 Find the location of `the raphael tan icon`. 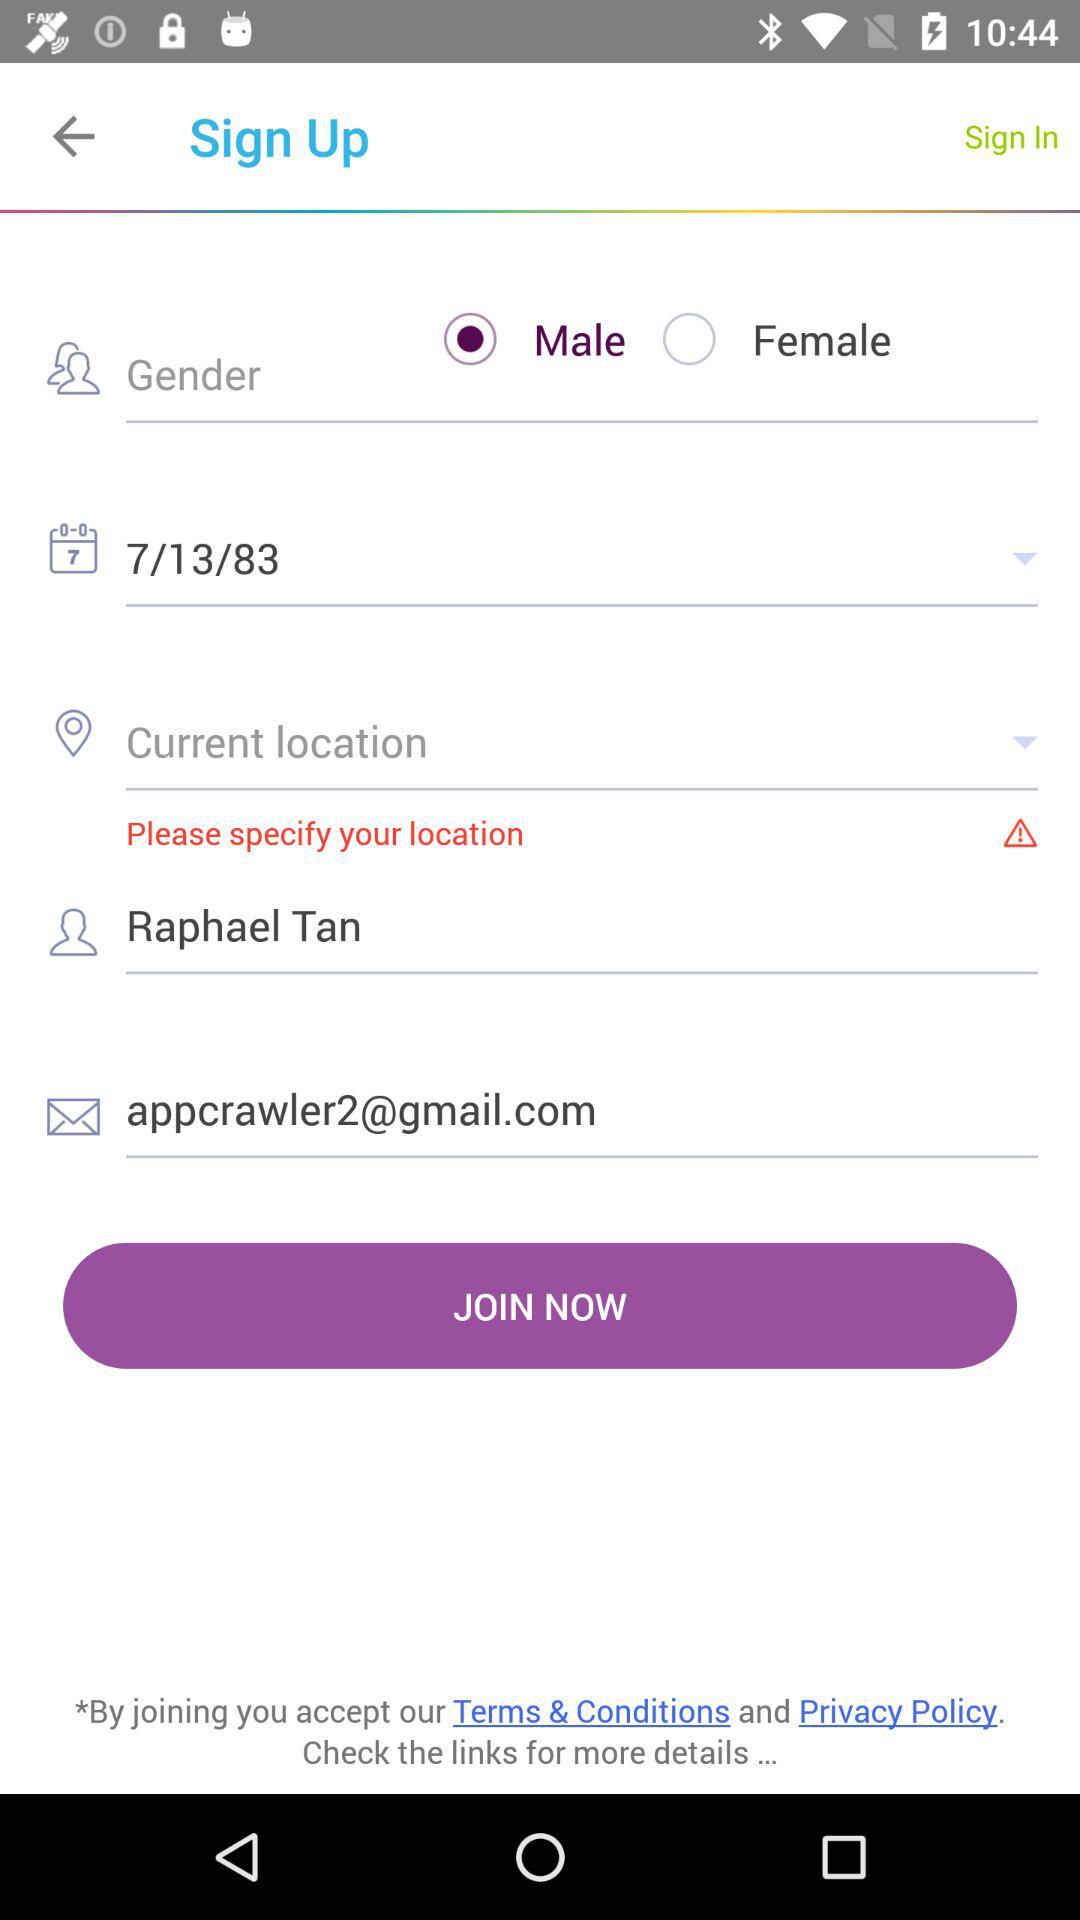

the raphael tan icon is located at coordinates (582, 923).